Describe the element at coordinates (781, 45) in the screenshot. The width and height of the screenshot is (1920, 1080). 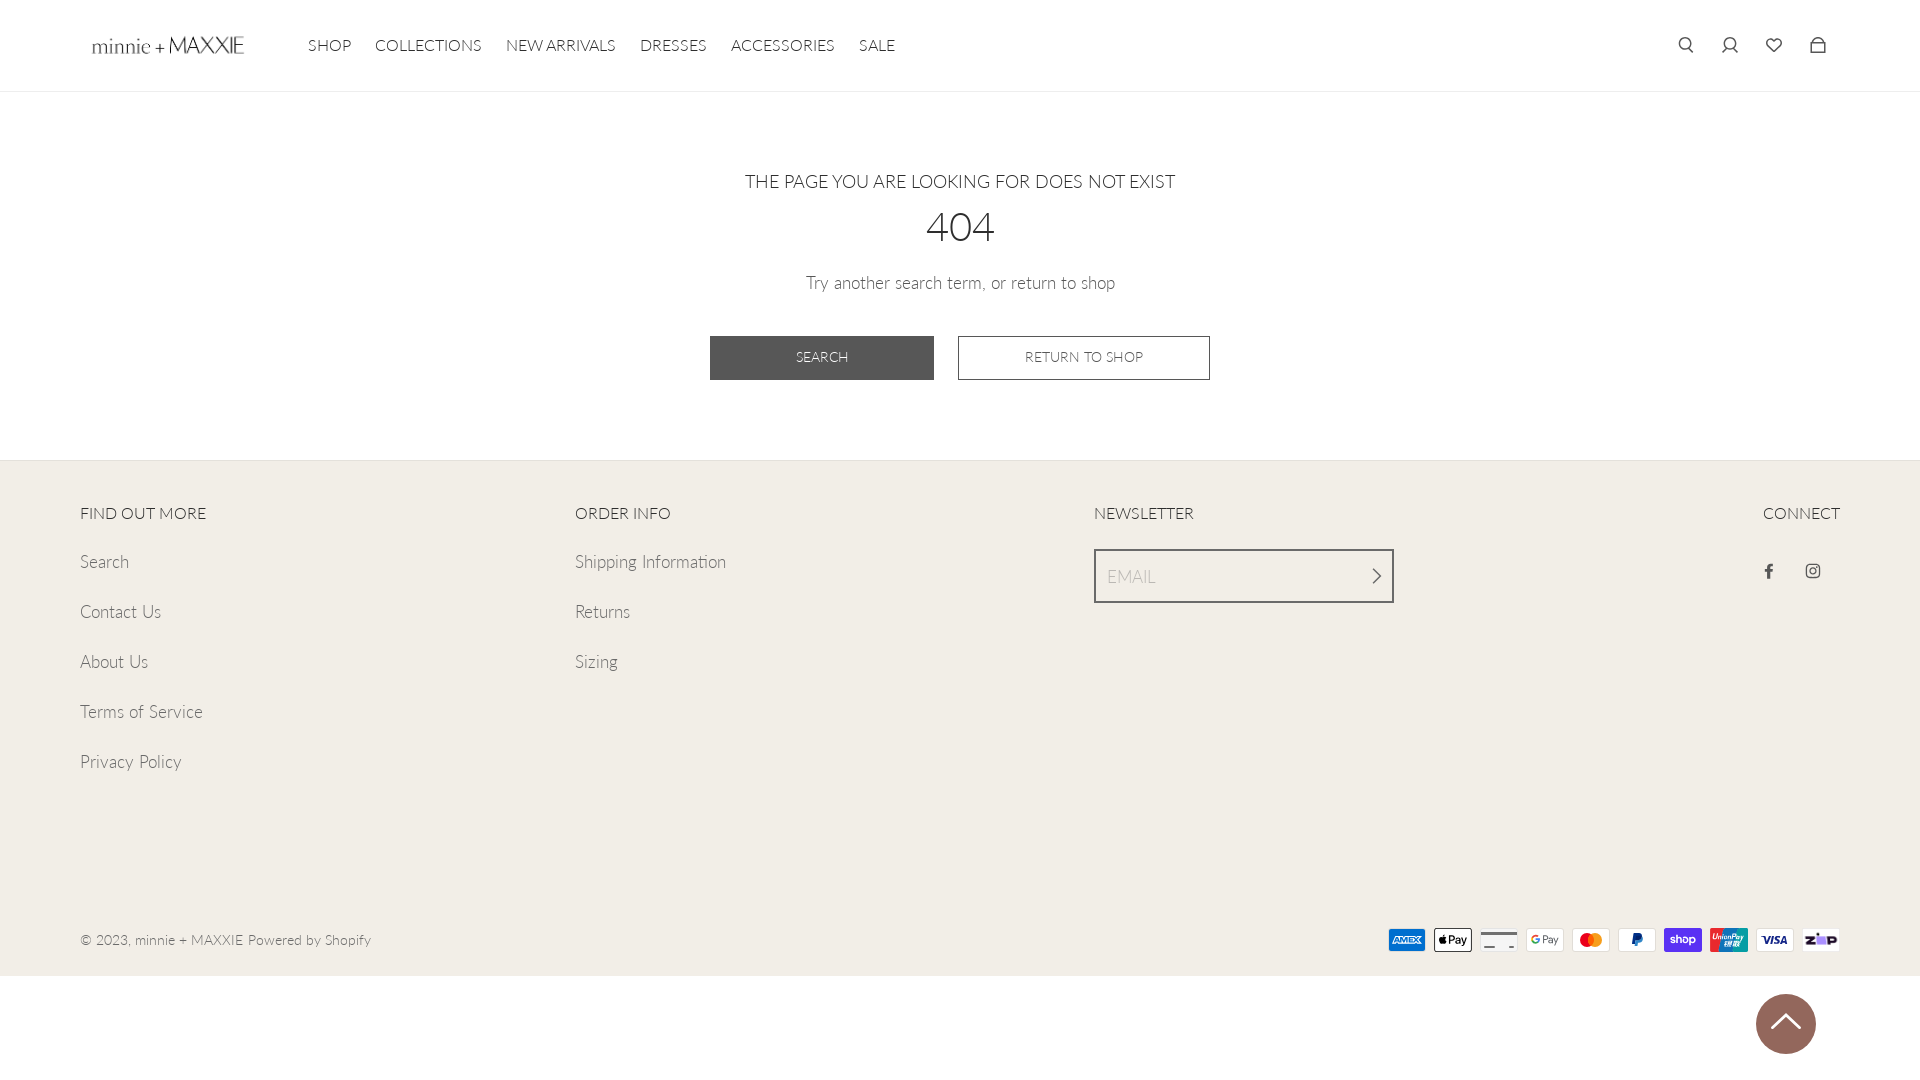
I see `'ACCESSORIES'` at that location.